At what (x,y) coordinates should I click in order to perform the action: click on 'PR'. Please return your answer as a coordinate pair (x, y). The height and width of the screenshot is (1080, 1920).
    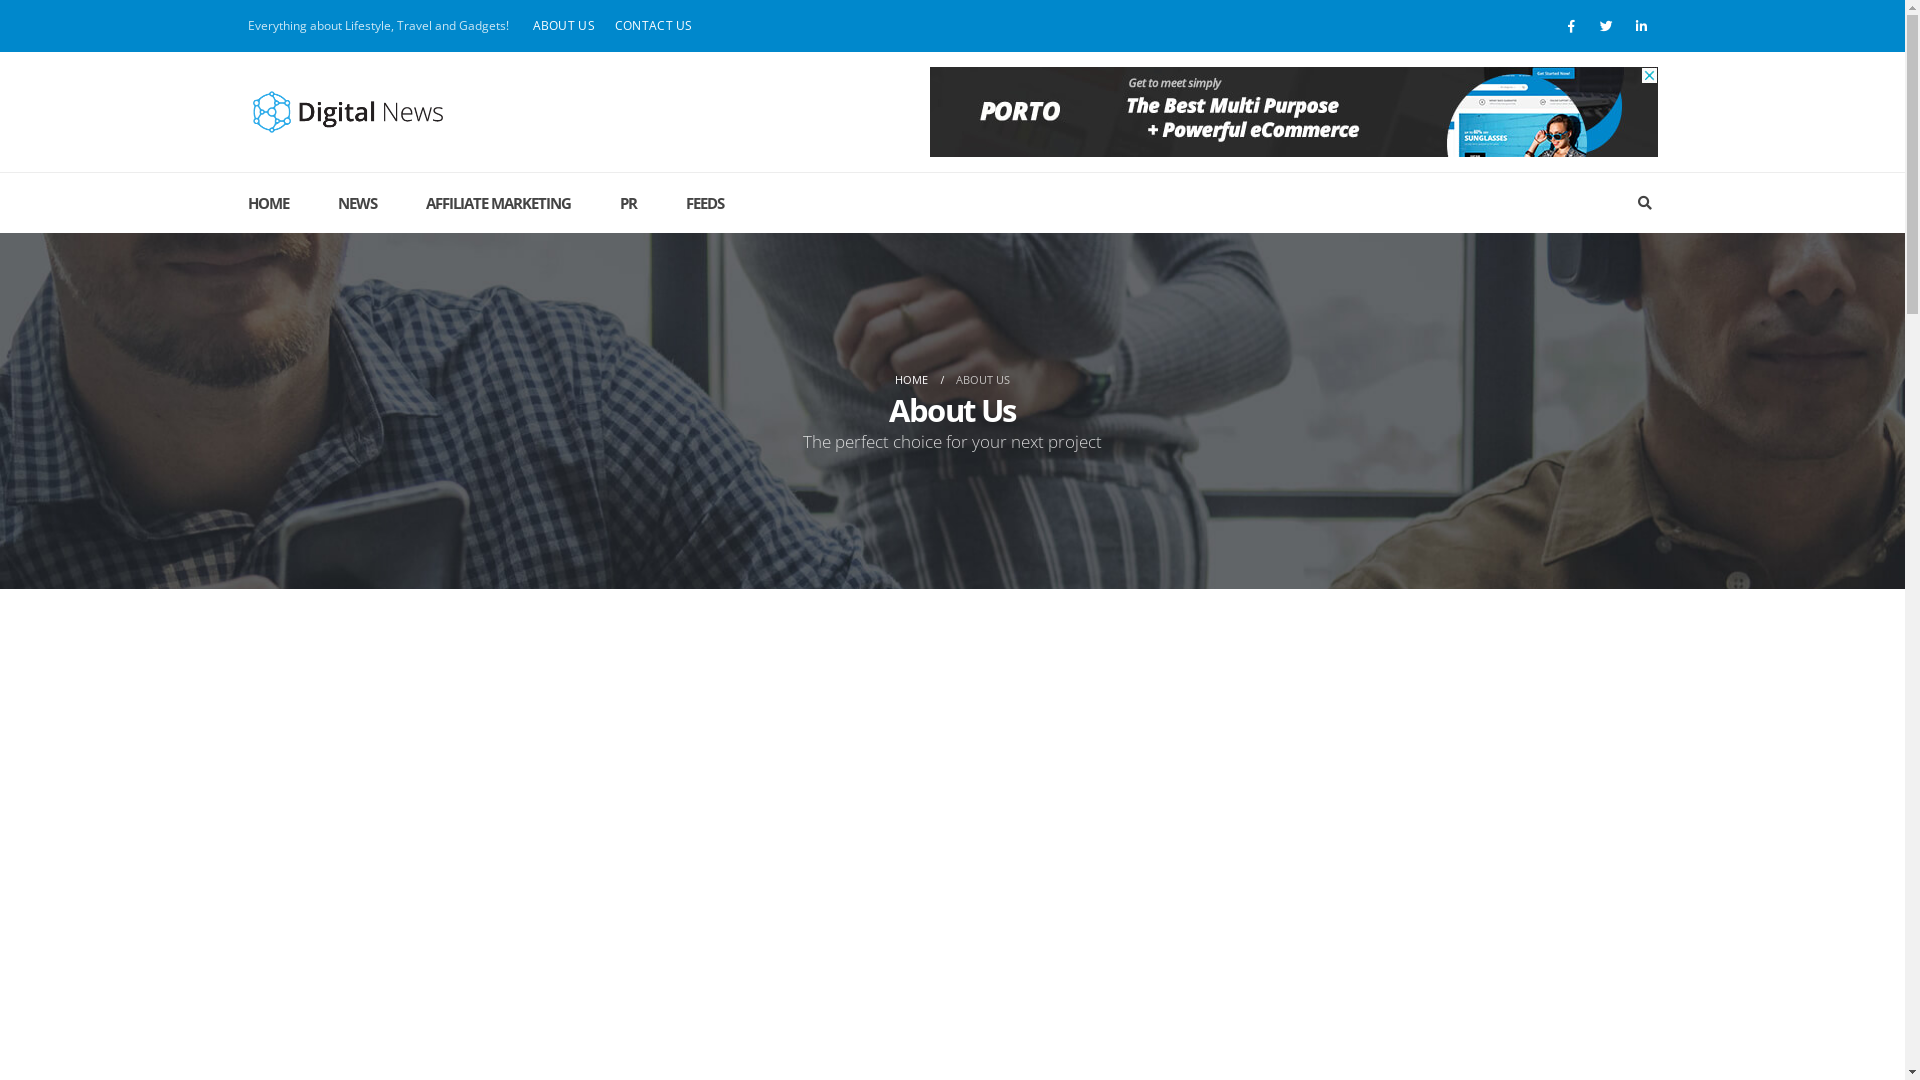
    Looking at the image, I should click on (594, 203).